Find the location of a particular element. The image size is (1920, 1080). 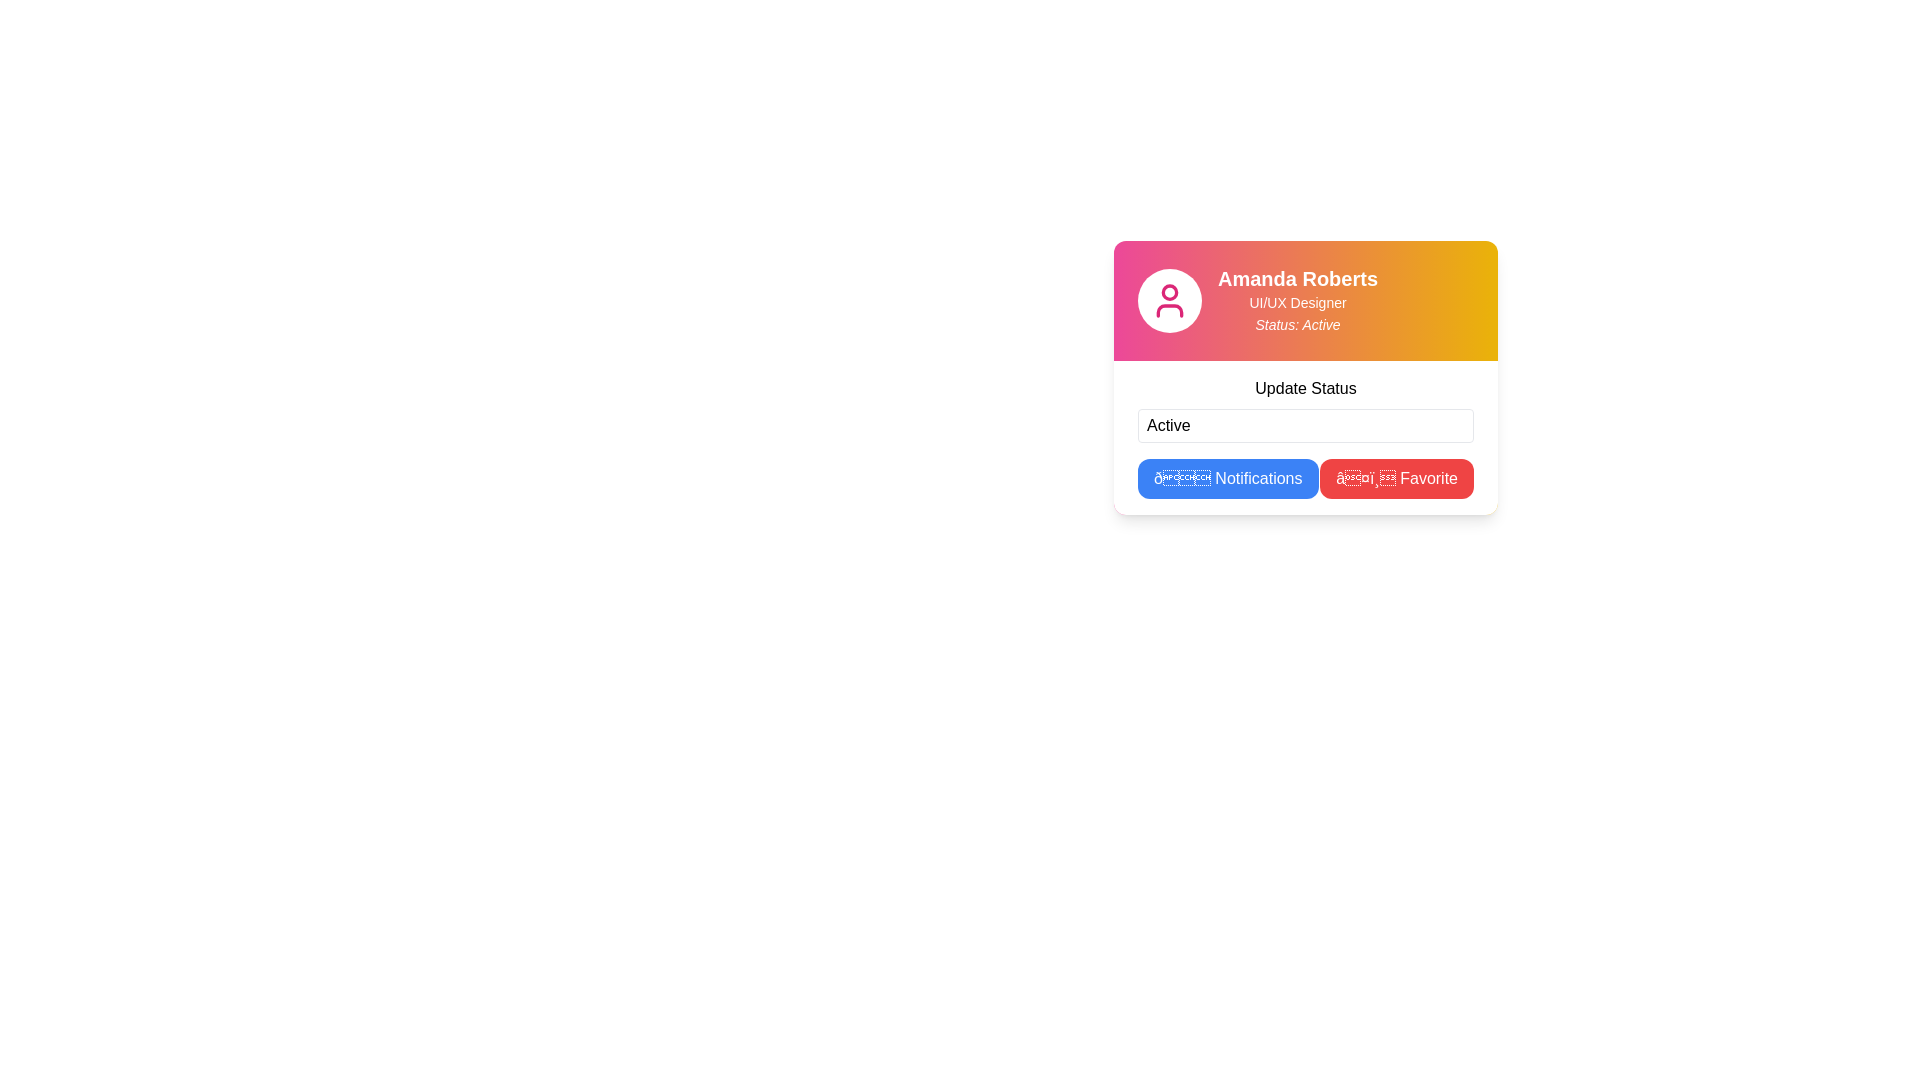

the upper circular part of the user icon, which visually resembles the head of a user is located at coordinates (1170, 292).